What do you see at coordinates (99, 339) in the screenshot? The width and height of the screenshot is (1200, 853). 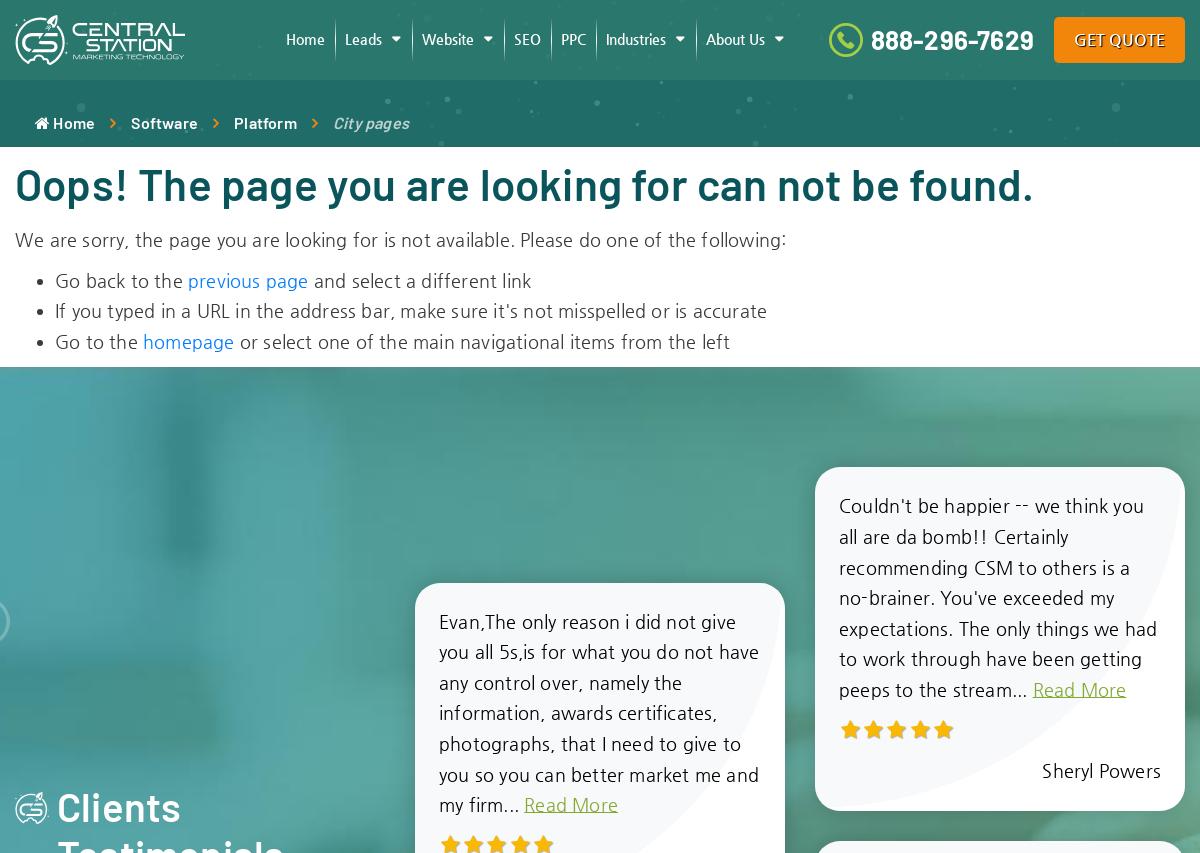 I see `'Go to the'` at bounding box center [99, 339].